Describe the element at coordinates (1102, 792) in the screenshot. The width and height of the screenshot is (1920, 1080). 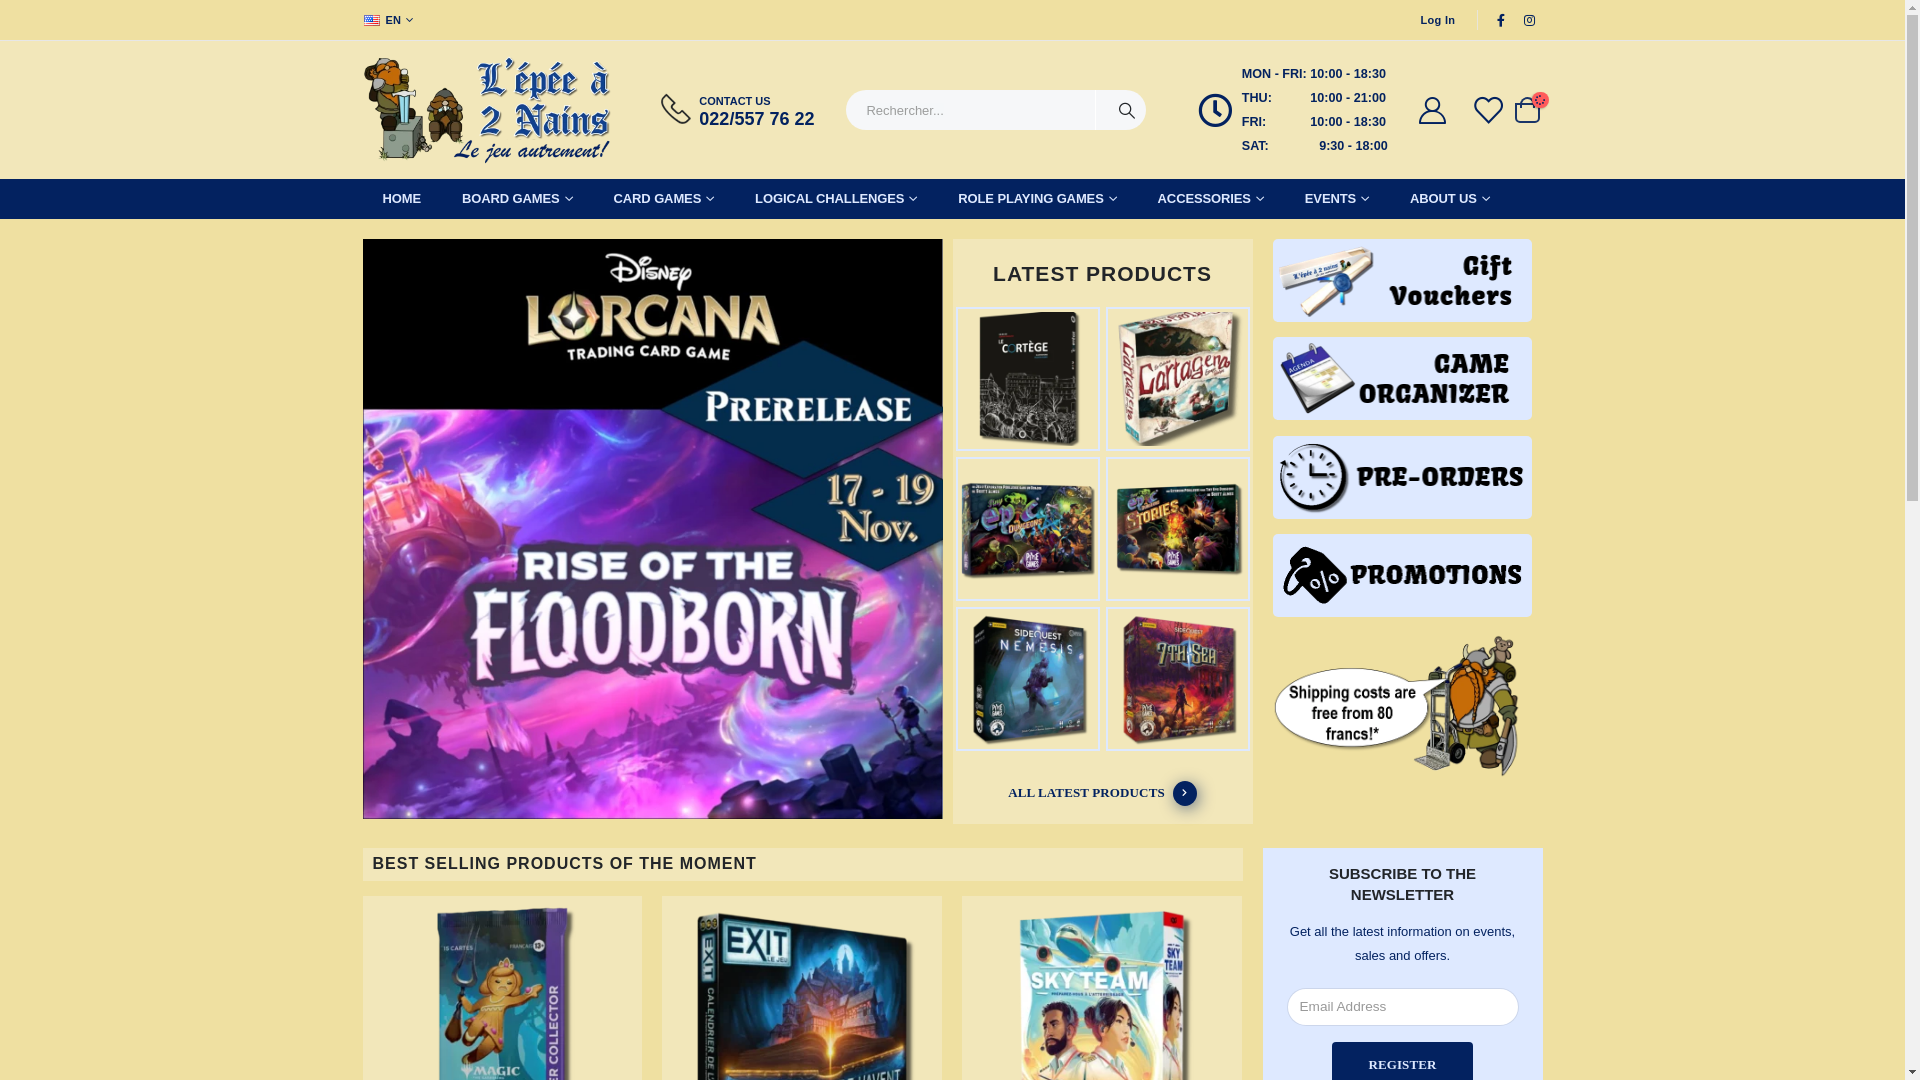
I see `'ALL LATEST PRODUCTS'` at that location.